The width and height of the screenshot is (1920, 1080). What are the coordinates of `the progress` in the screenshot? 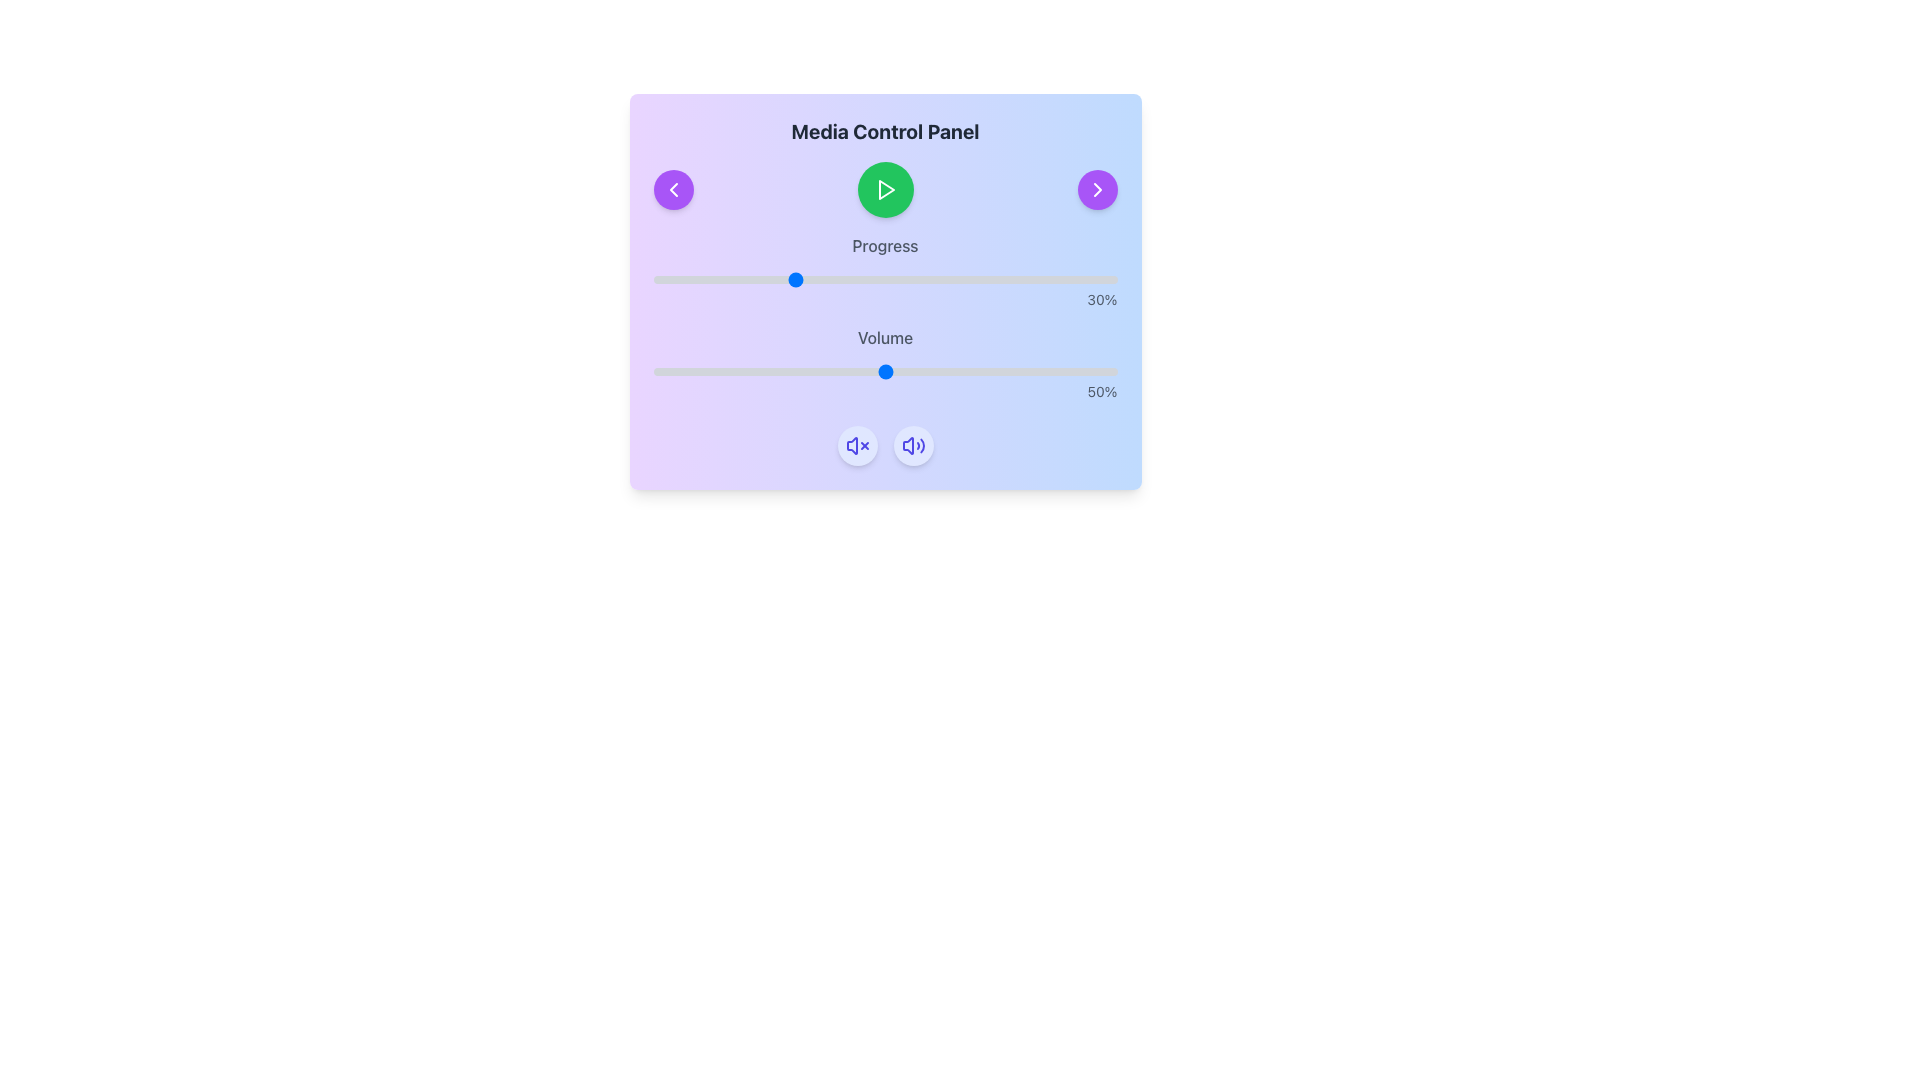 It's located at (969, 280).